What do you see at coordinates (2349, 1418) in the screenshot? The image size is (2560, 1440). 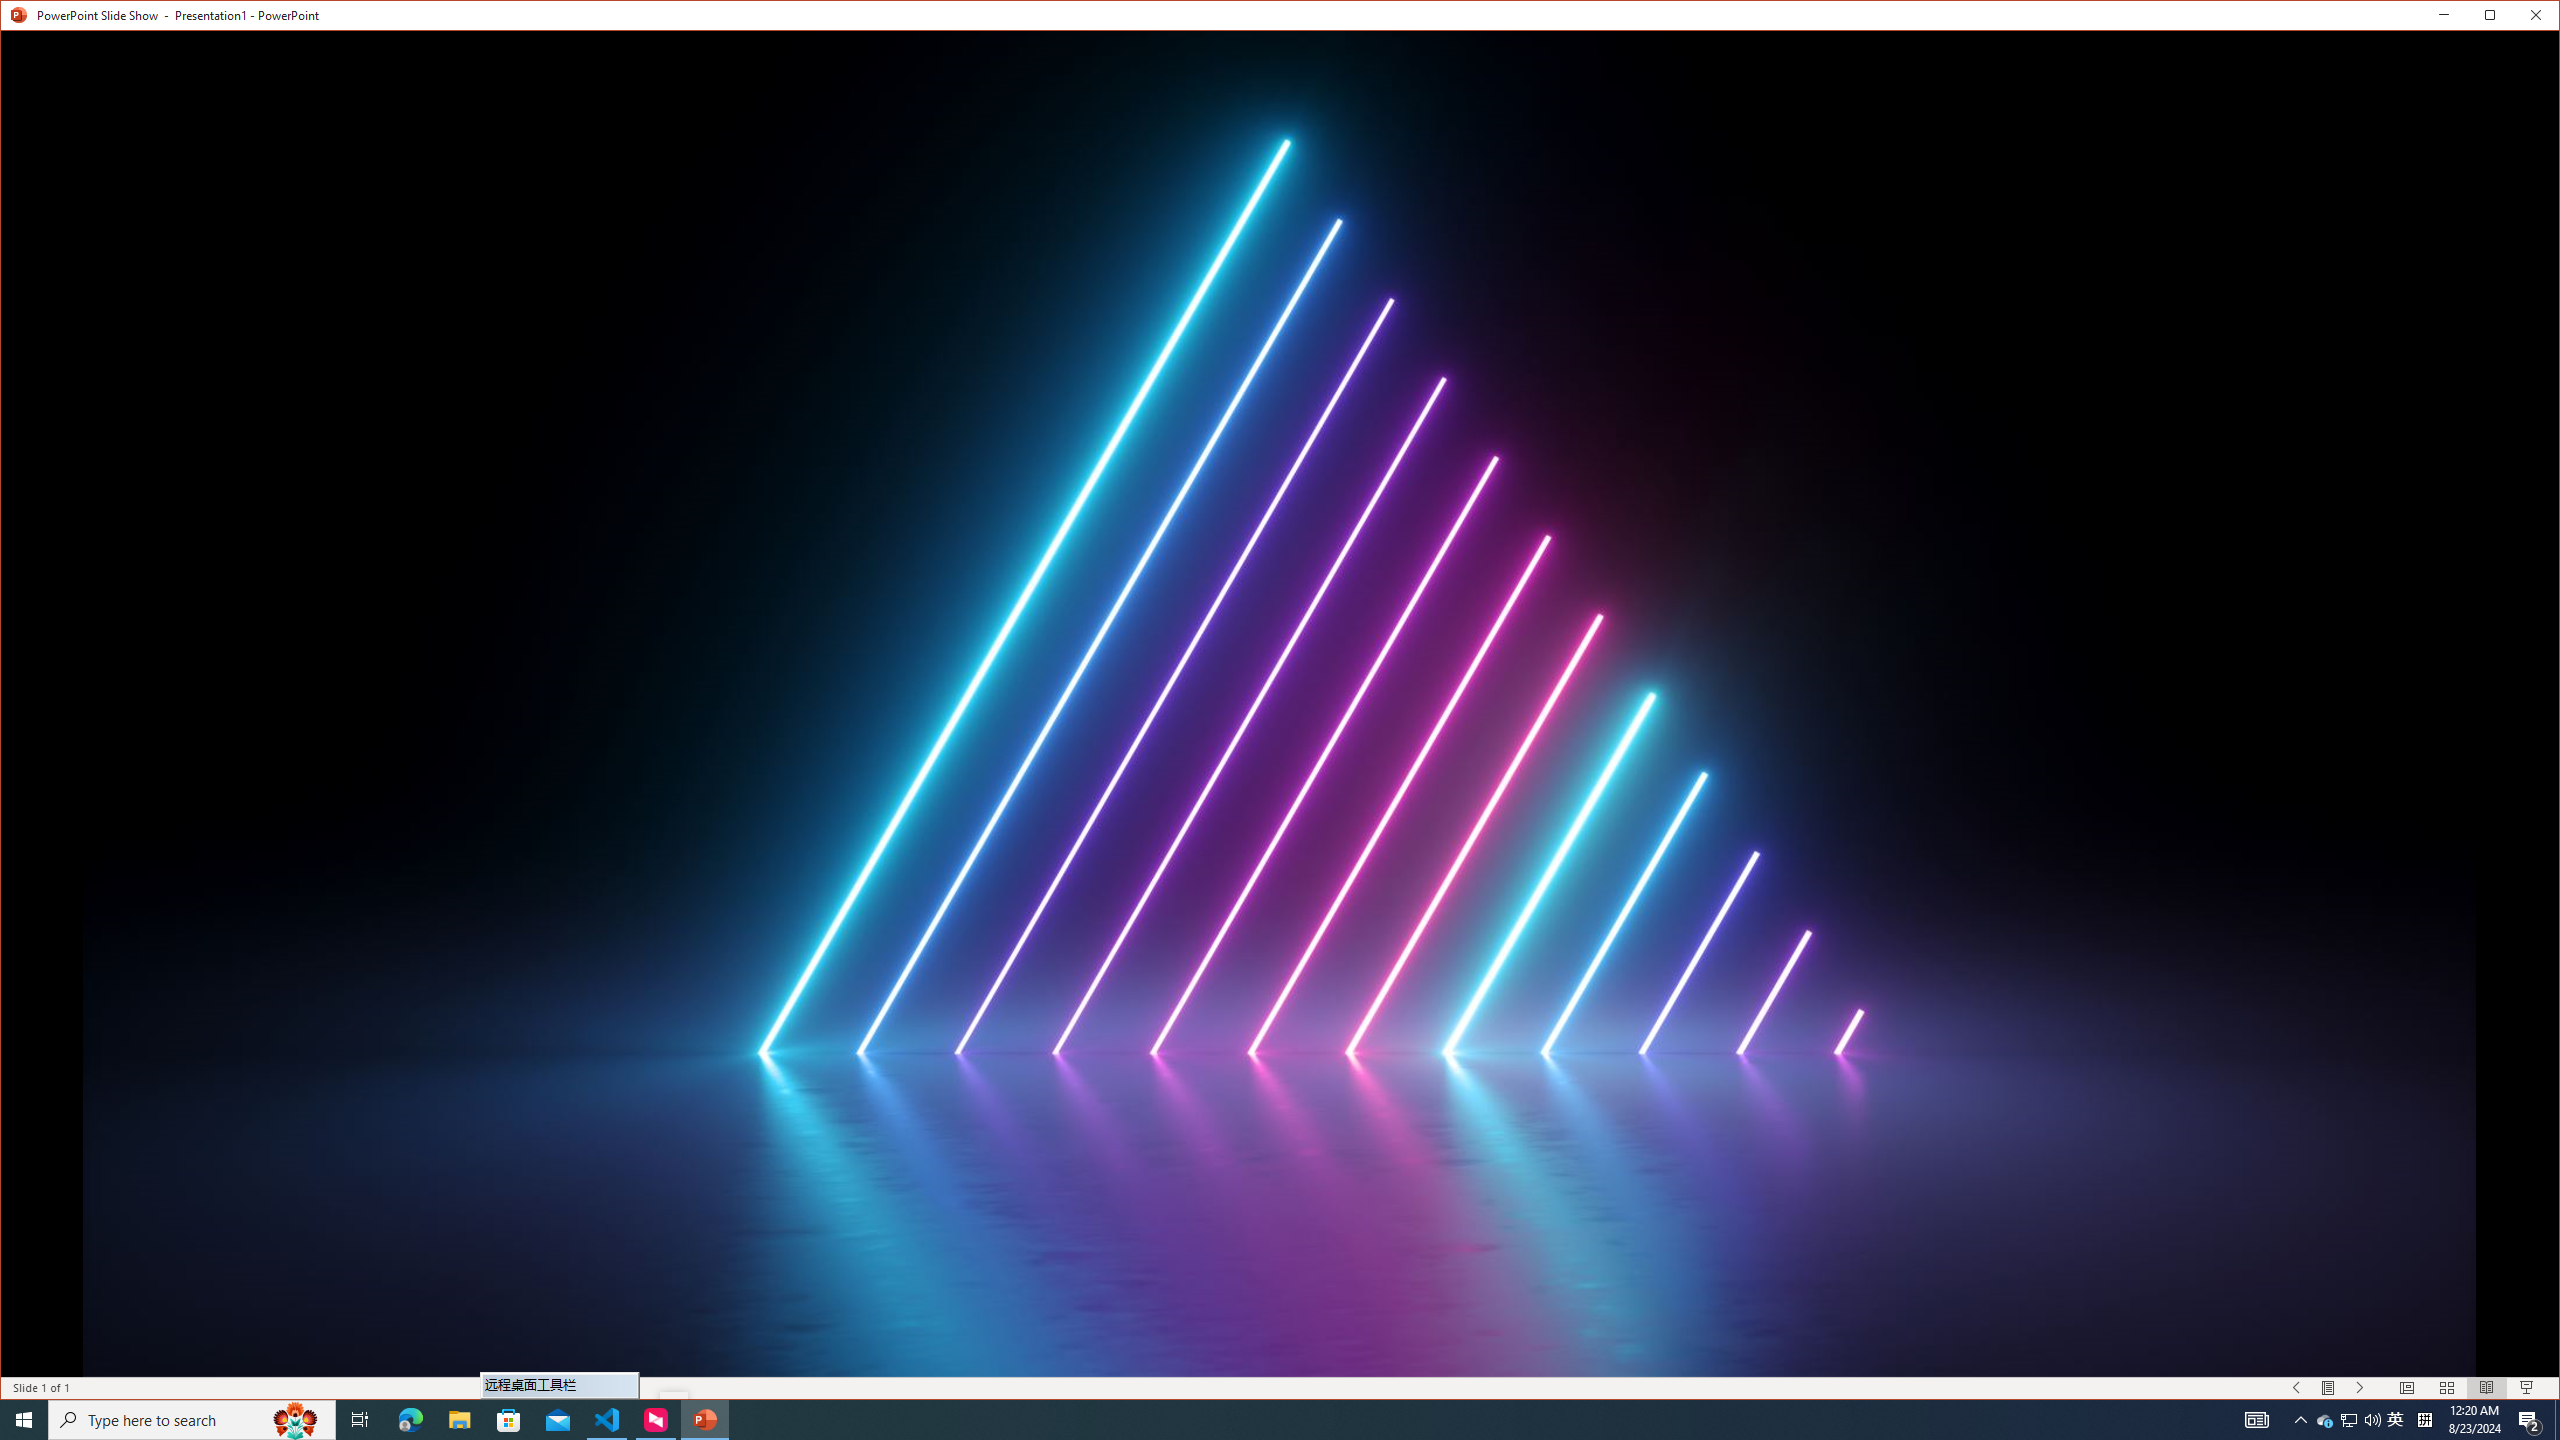 I see `'User Promoted Notification Area'` at bounding box center [2349, 1418].